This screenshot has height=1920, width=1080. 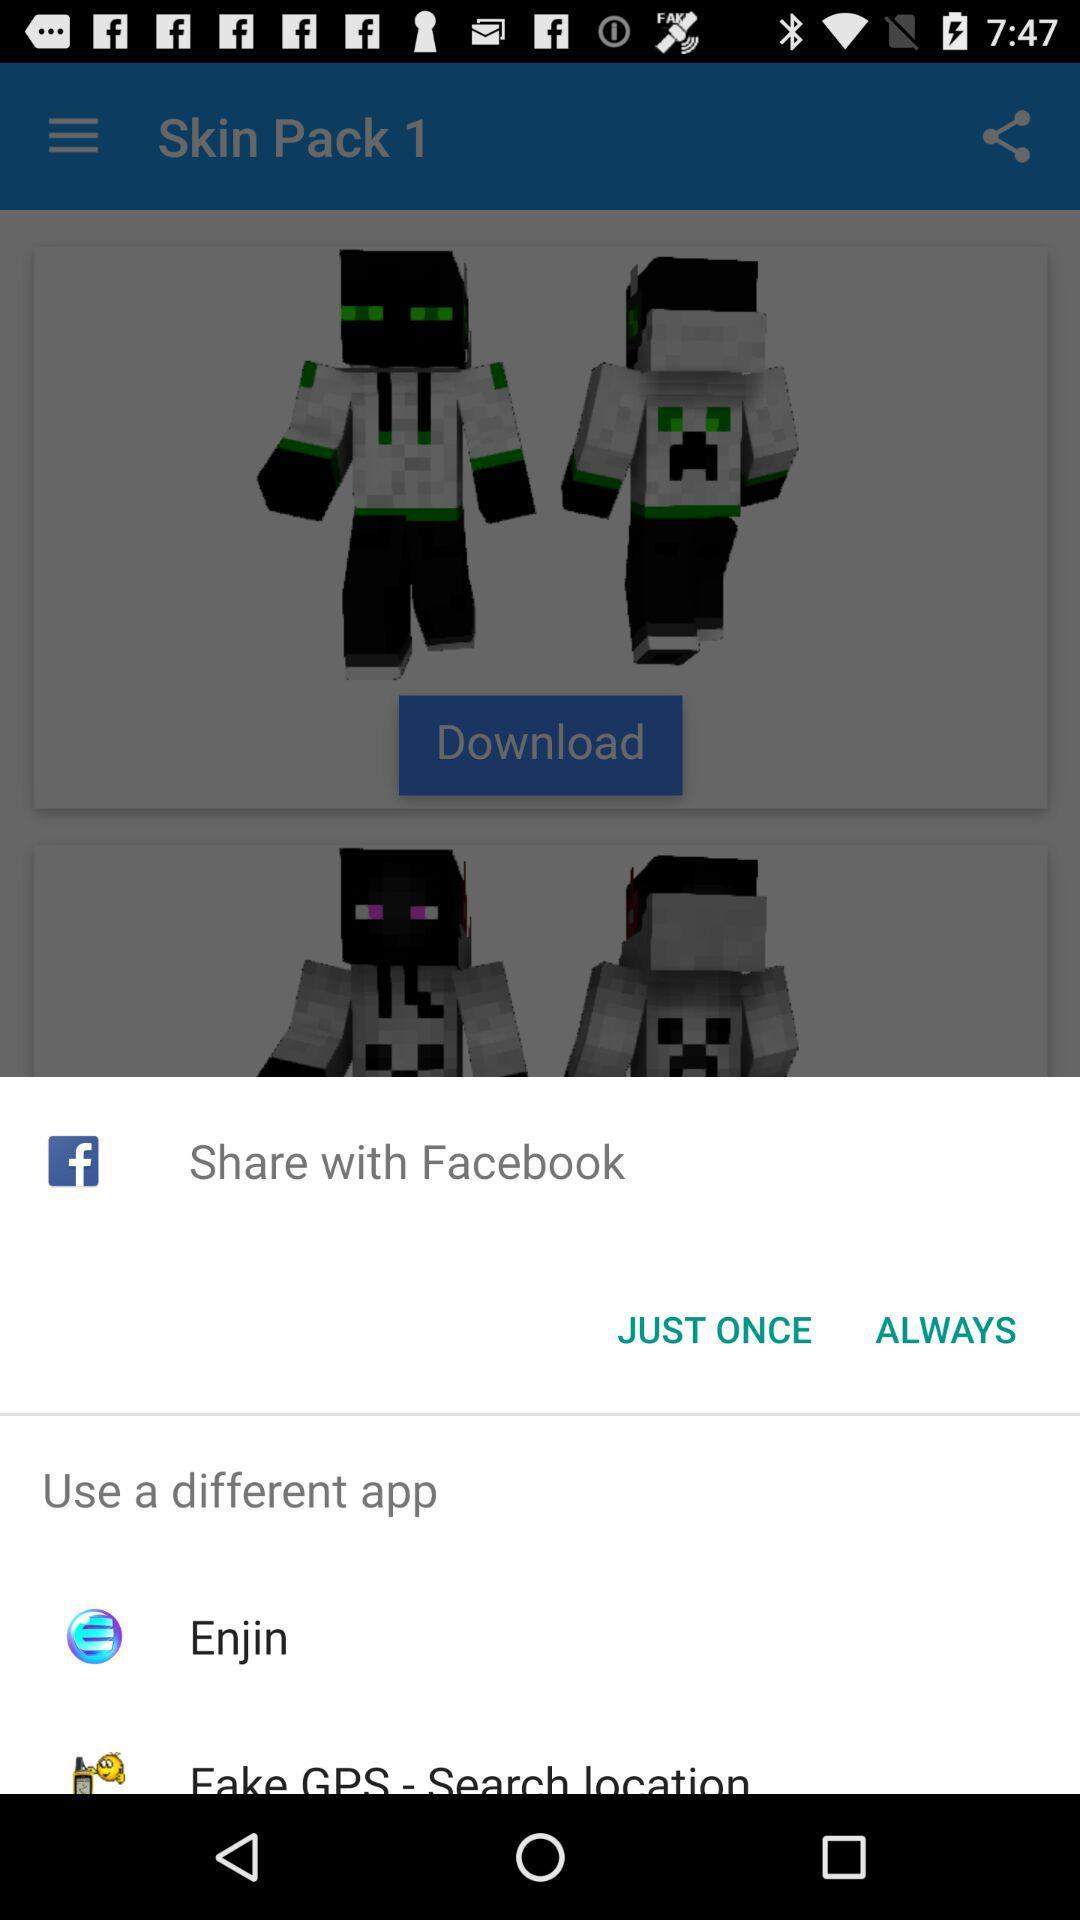 I want to click on the icon next to the always item, so click(x=713, y=1329).